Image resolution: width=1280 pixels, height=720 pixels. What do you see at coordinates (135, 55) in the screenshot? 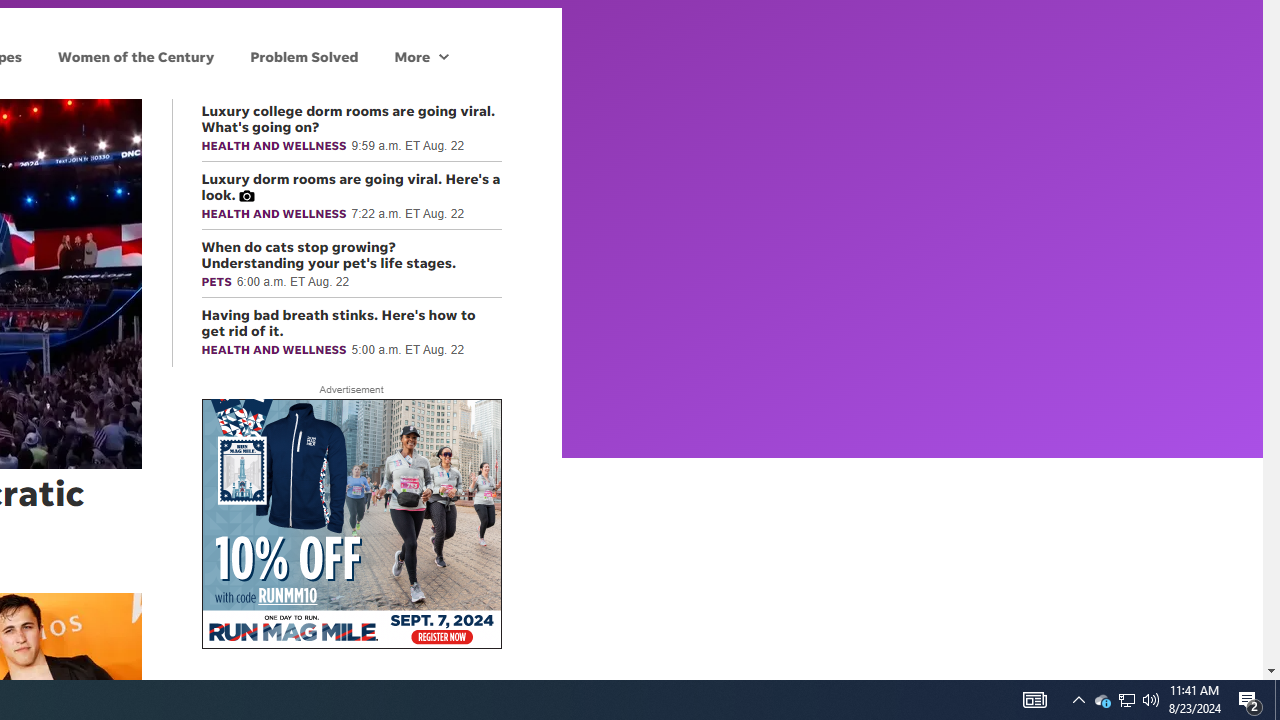
I see `'Women of the Century'` at bounding box center [135, 55].